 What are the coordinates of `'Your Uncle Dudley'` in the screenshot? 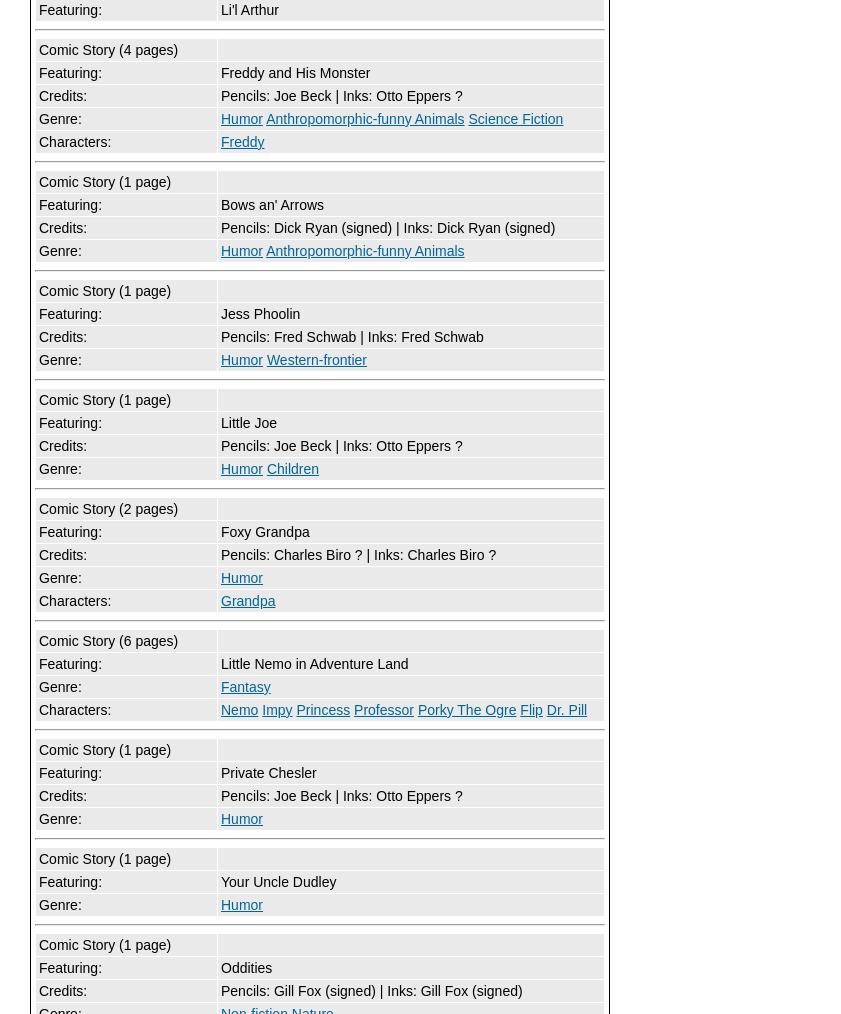 It's located at (277, 880).